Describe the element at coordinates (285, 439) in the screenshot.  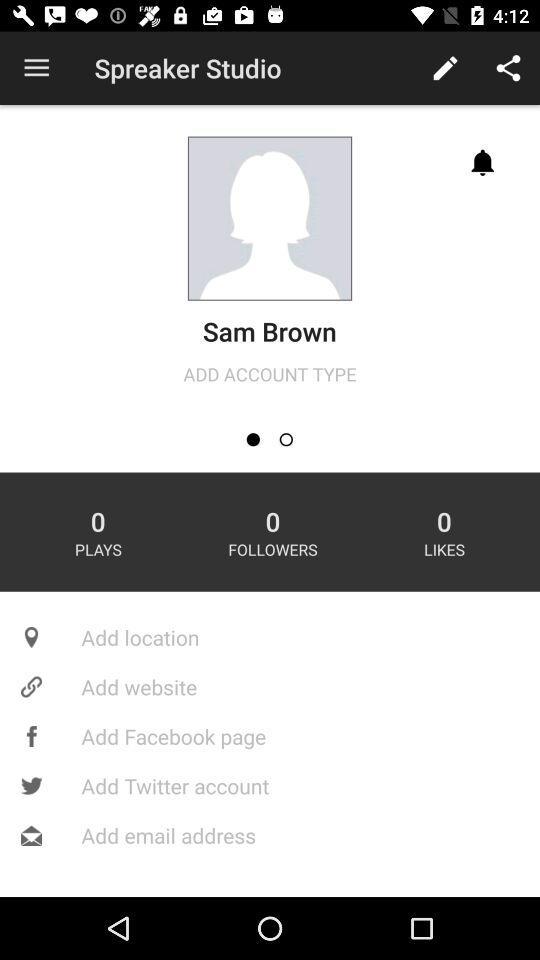
I see `icon above the 0` at that location.